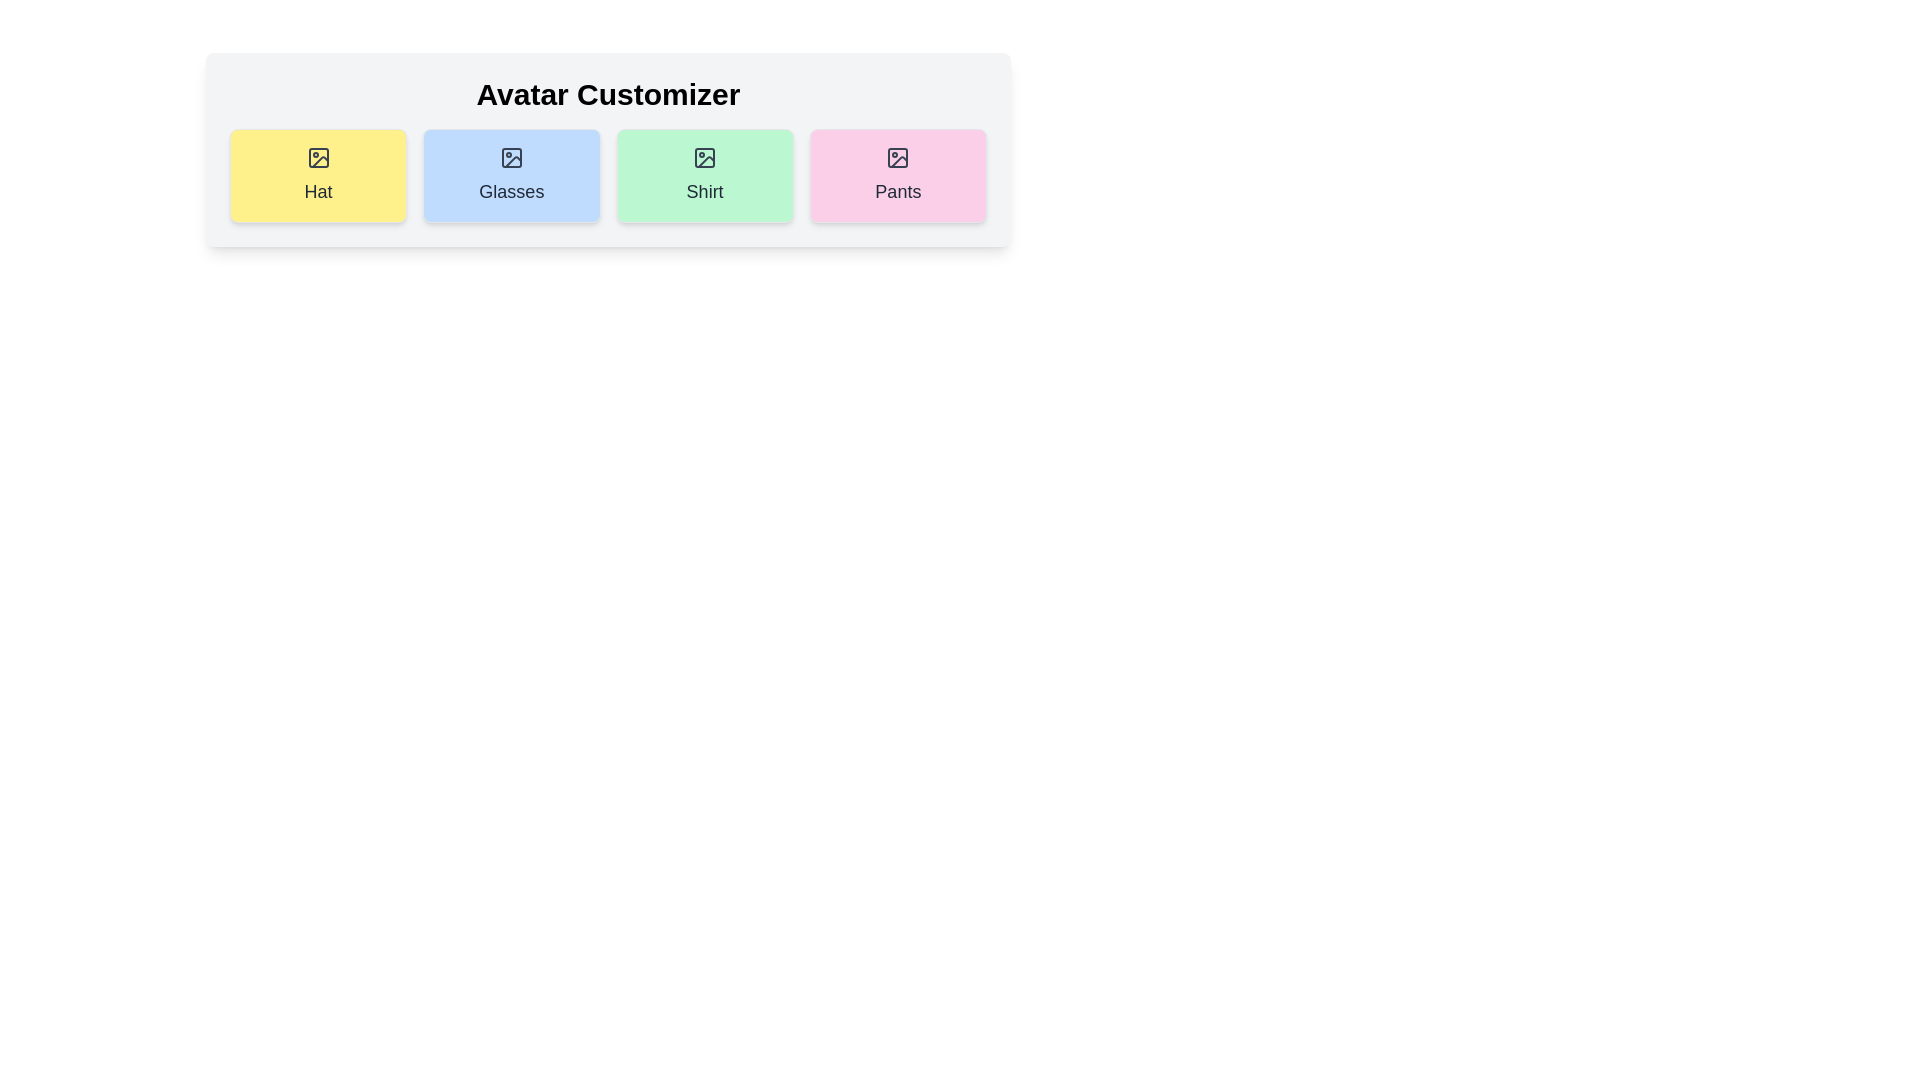  I want to click on the icon element resembling an image representation located at the center of the top icon within the 'Glasses' card, so click(511, 157).